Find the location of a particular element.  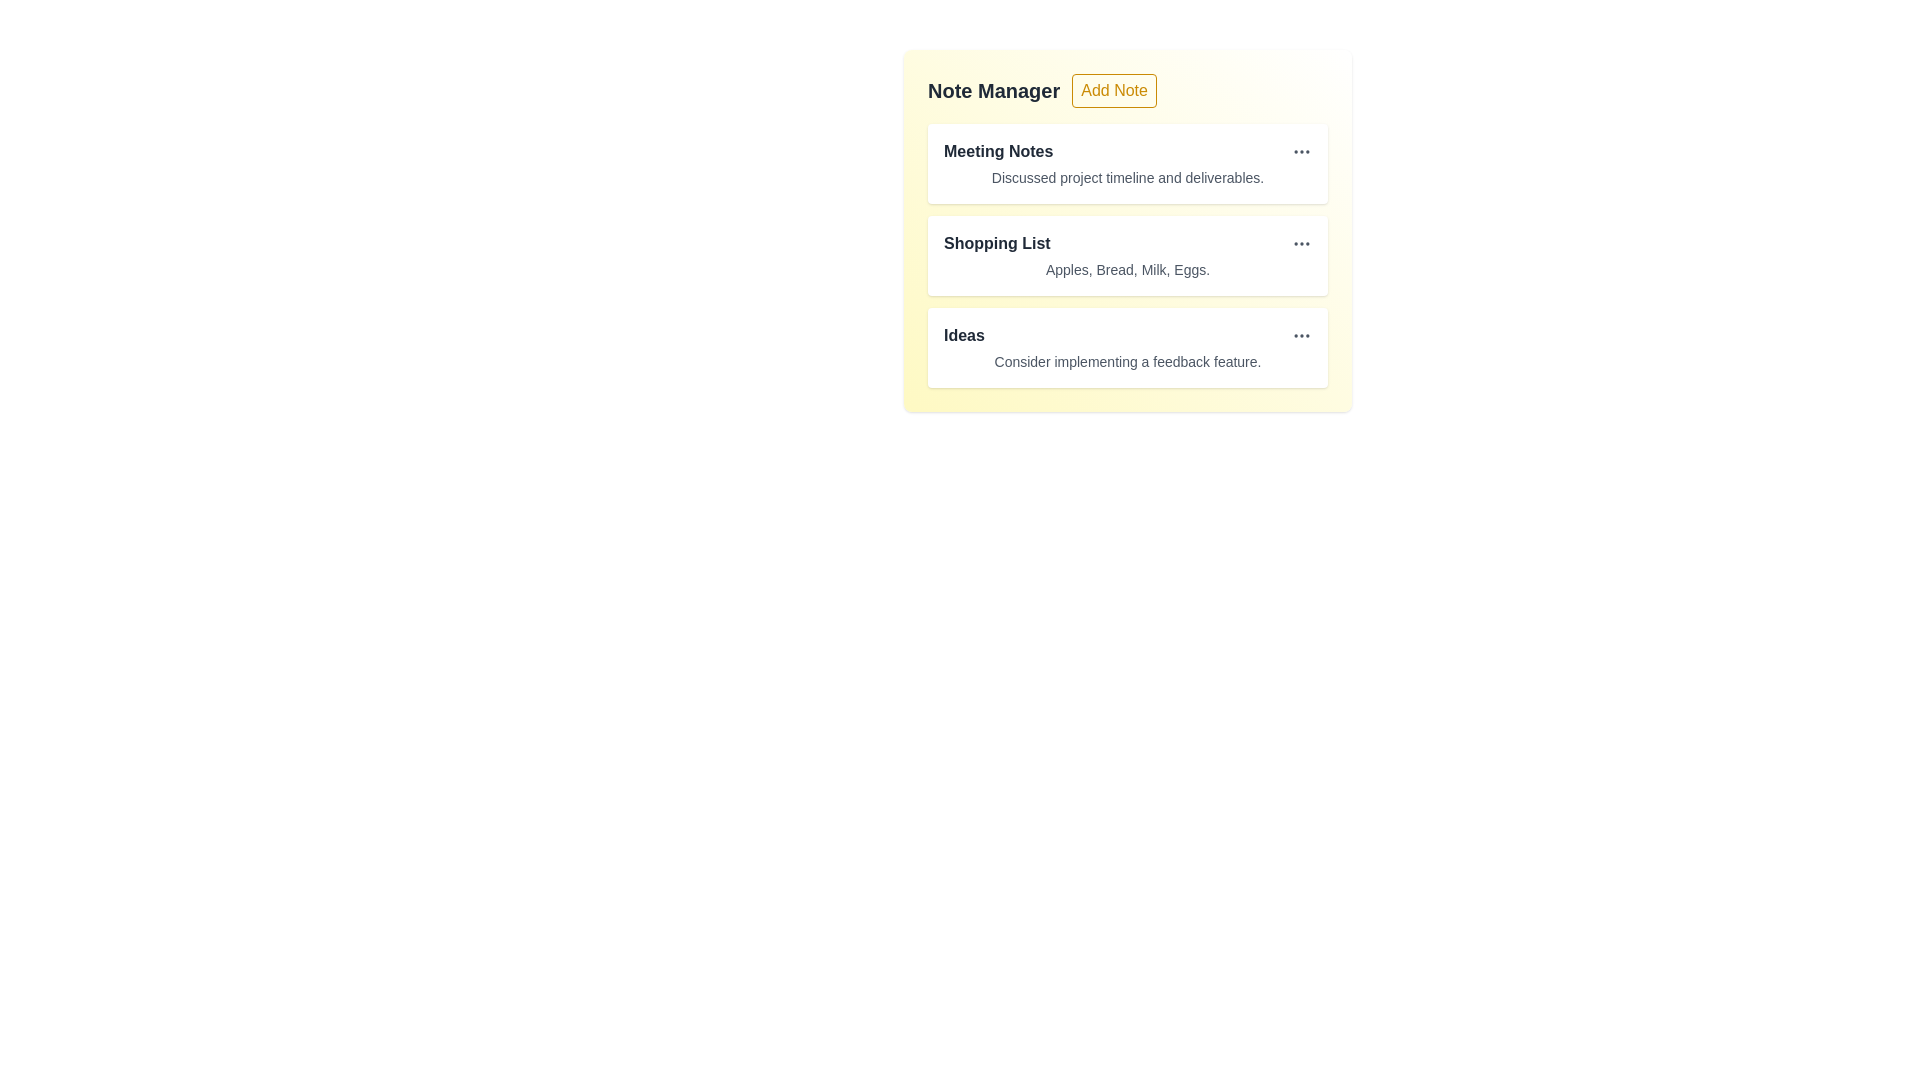

the note item titled 'Meeting Notes' to observe hover effects is located at coordinates (1128, 163).